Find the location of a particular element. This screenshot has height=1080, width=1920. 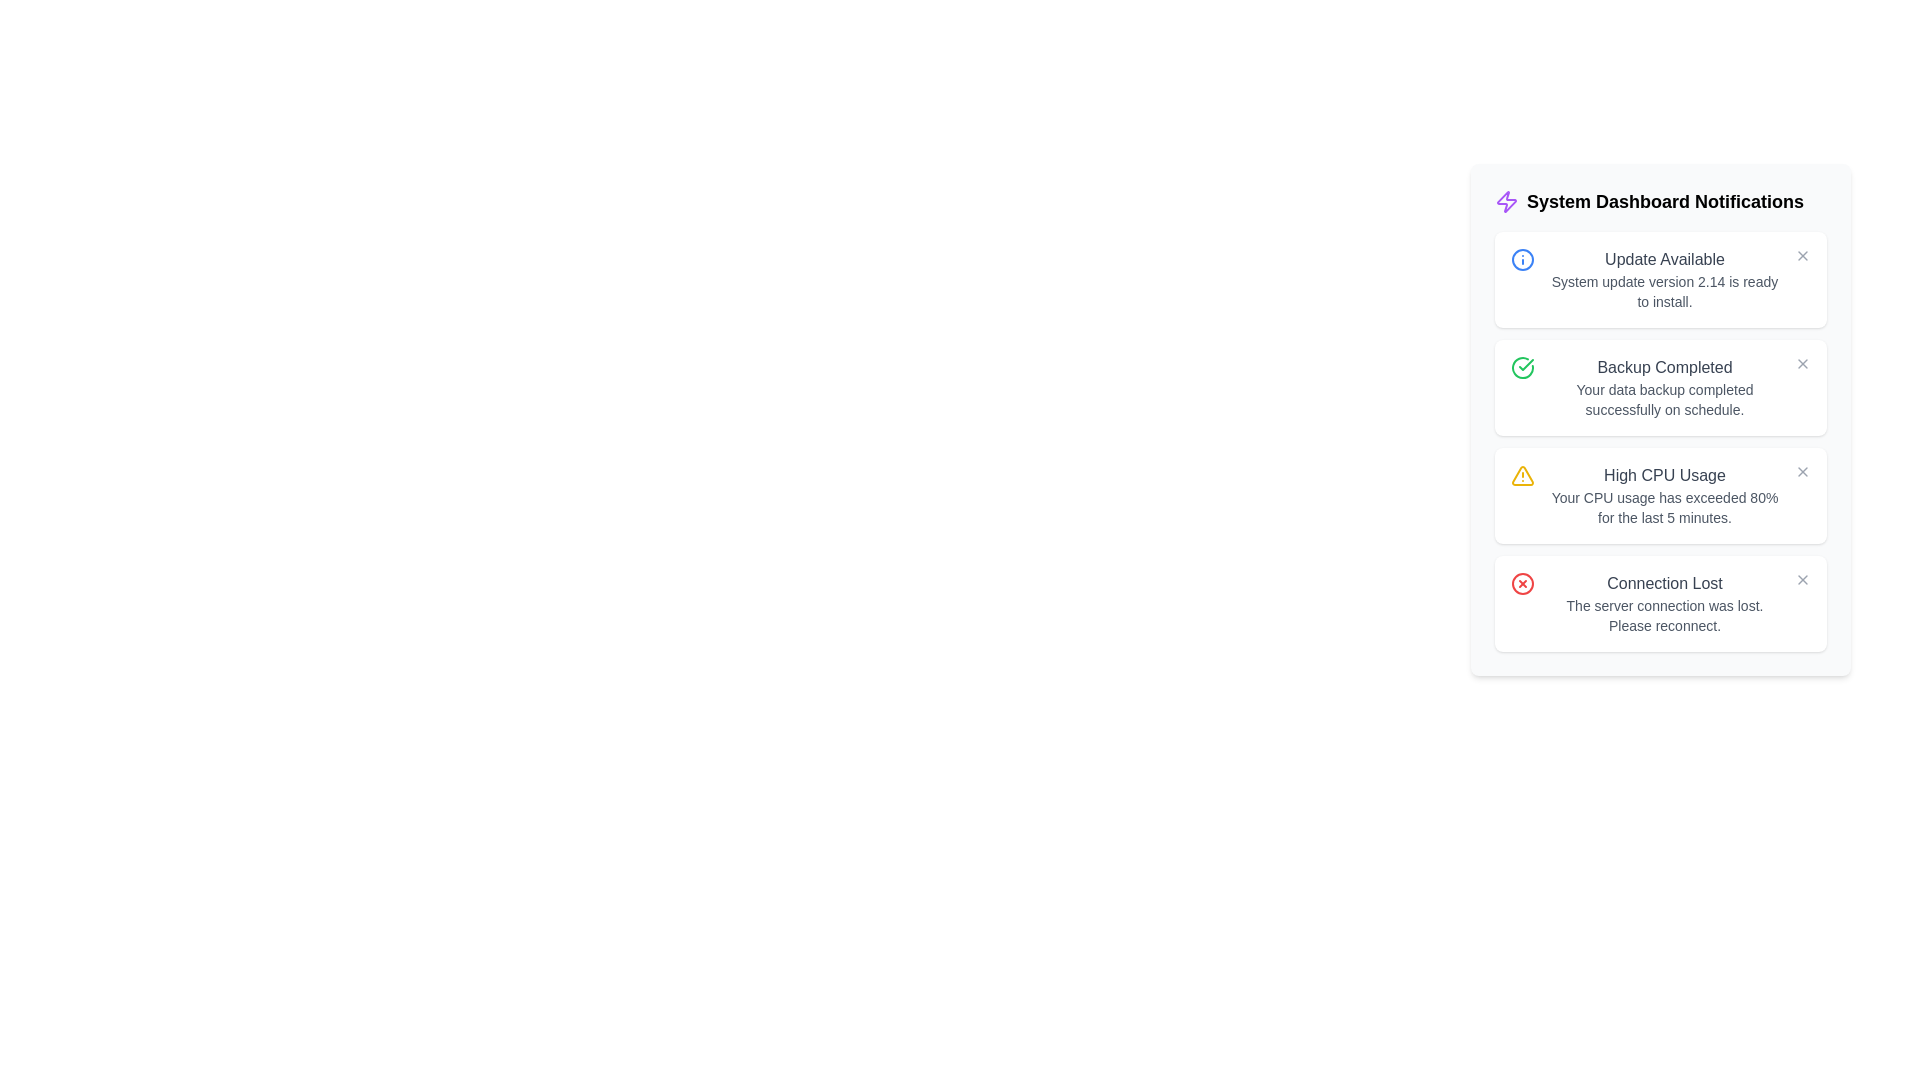

the 'Backup Completed' static textual notification label, which indicates that the backup process was successfully completed on schedule is located at coordinates (1665, 388).